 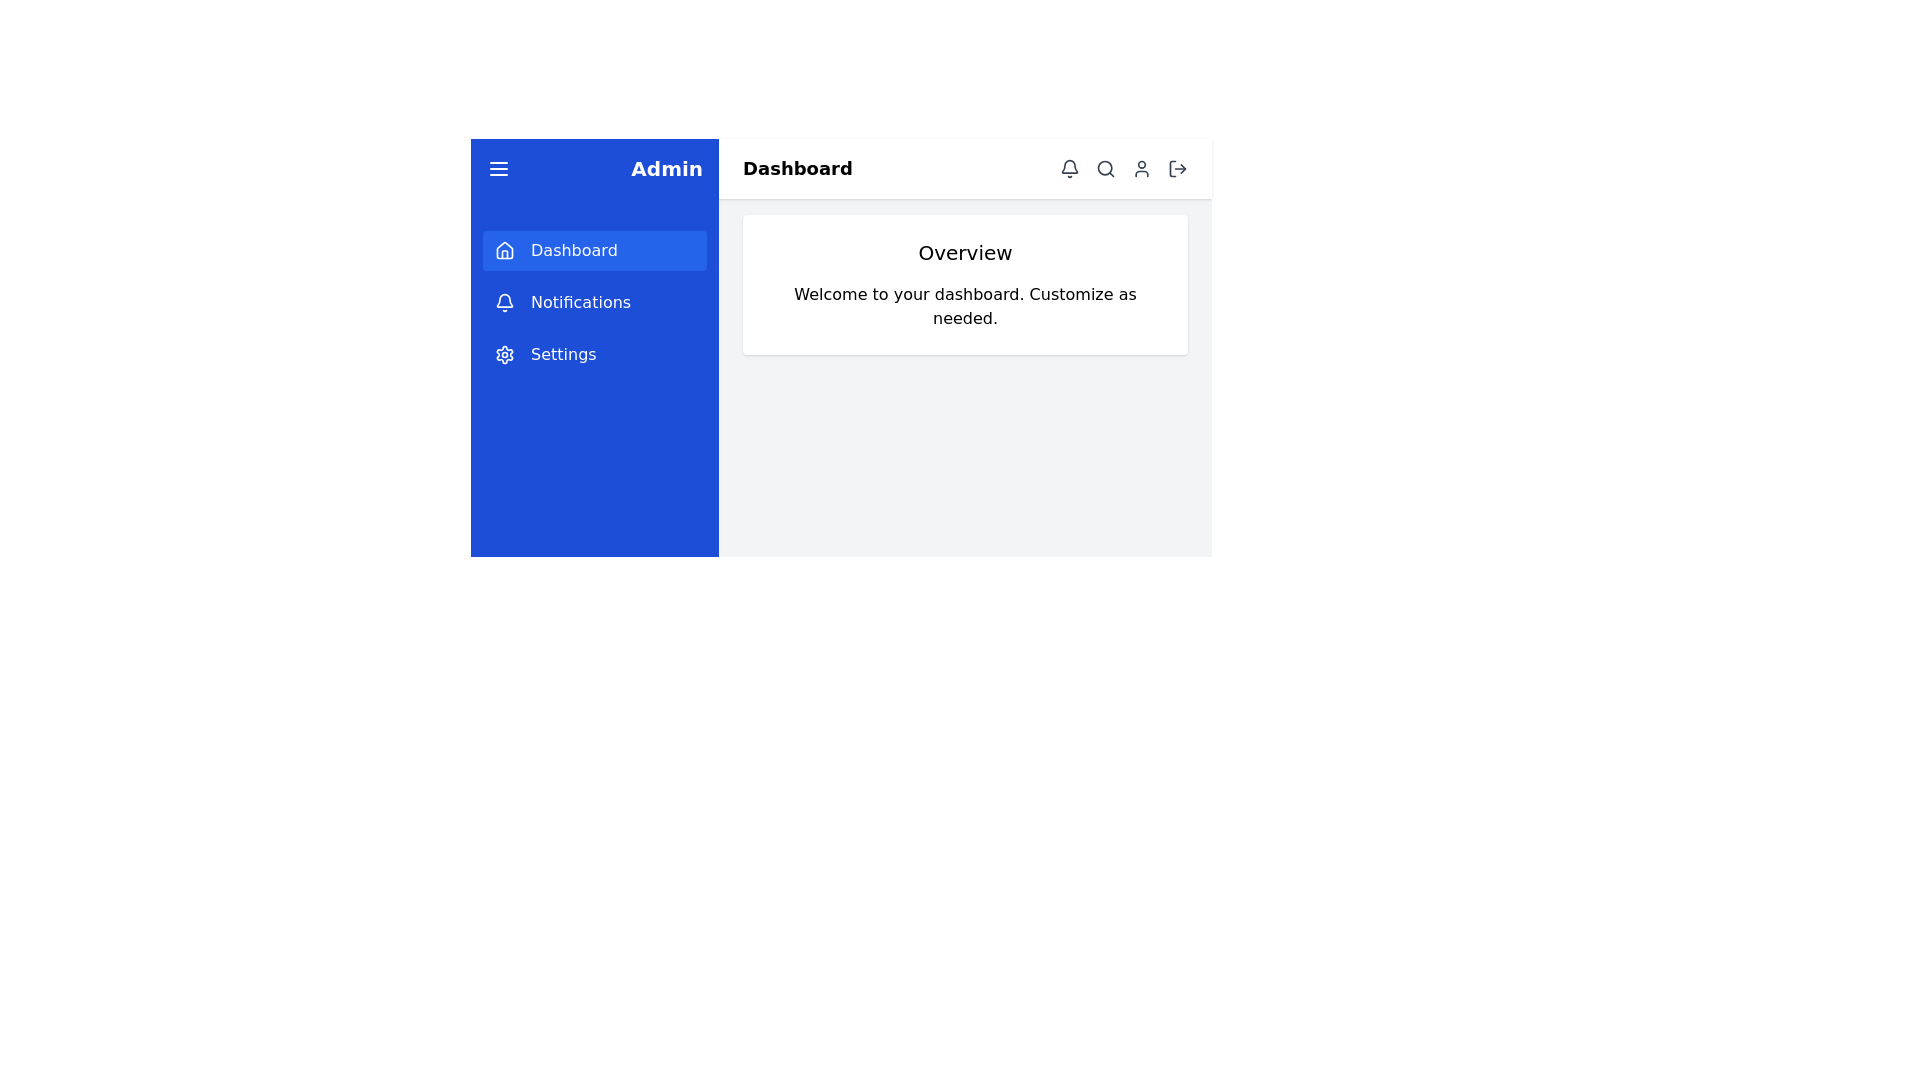 What do you see at coordinates (1104, 168) in the screenshot?
I see `the circular gray magnifying glass icon located in the top-right corner of the toolbar` at bounding box center [1104, 168].